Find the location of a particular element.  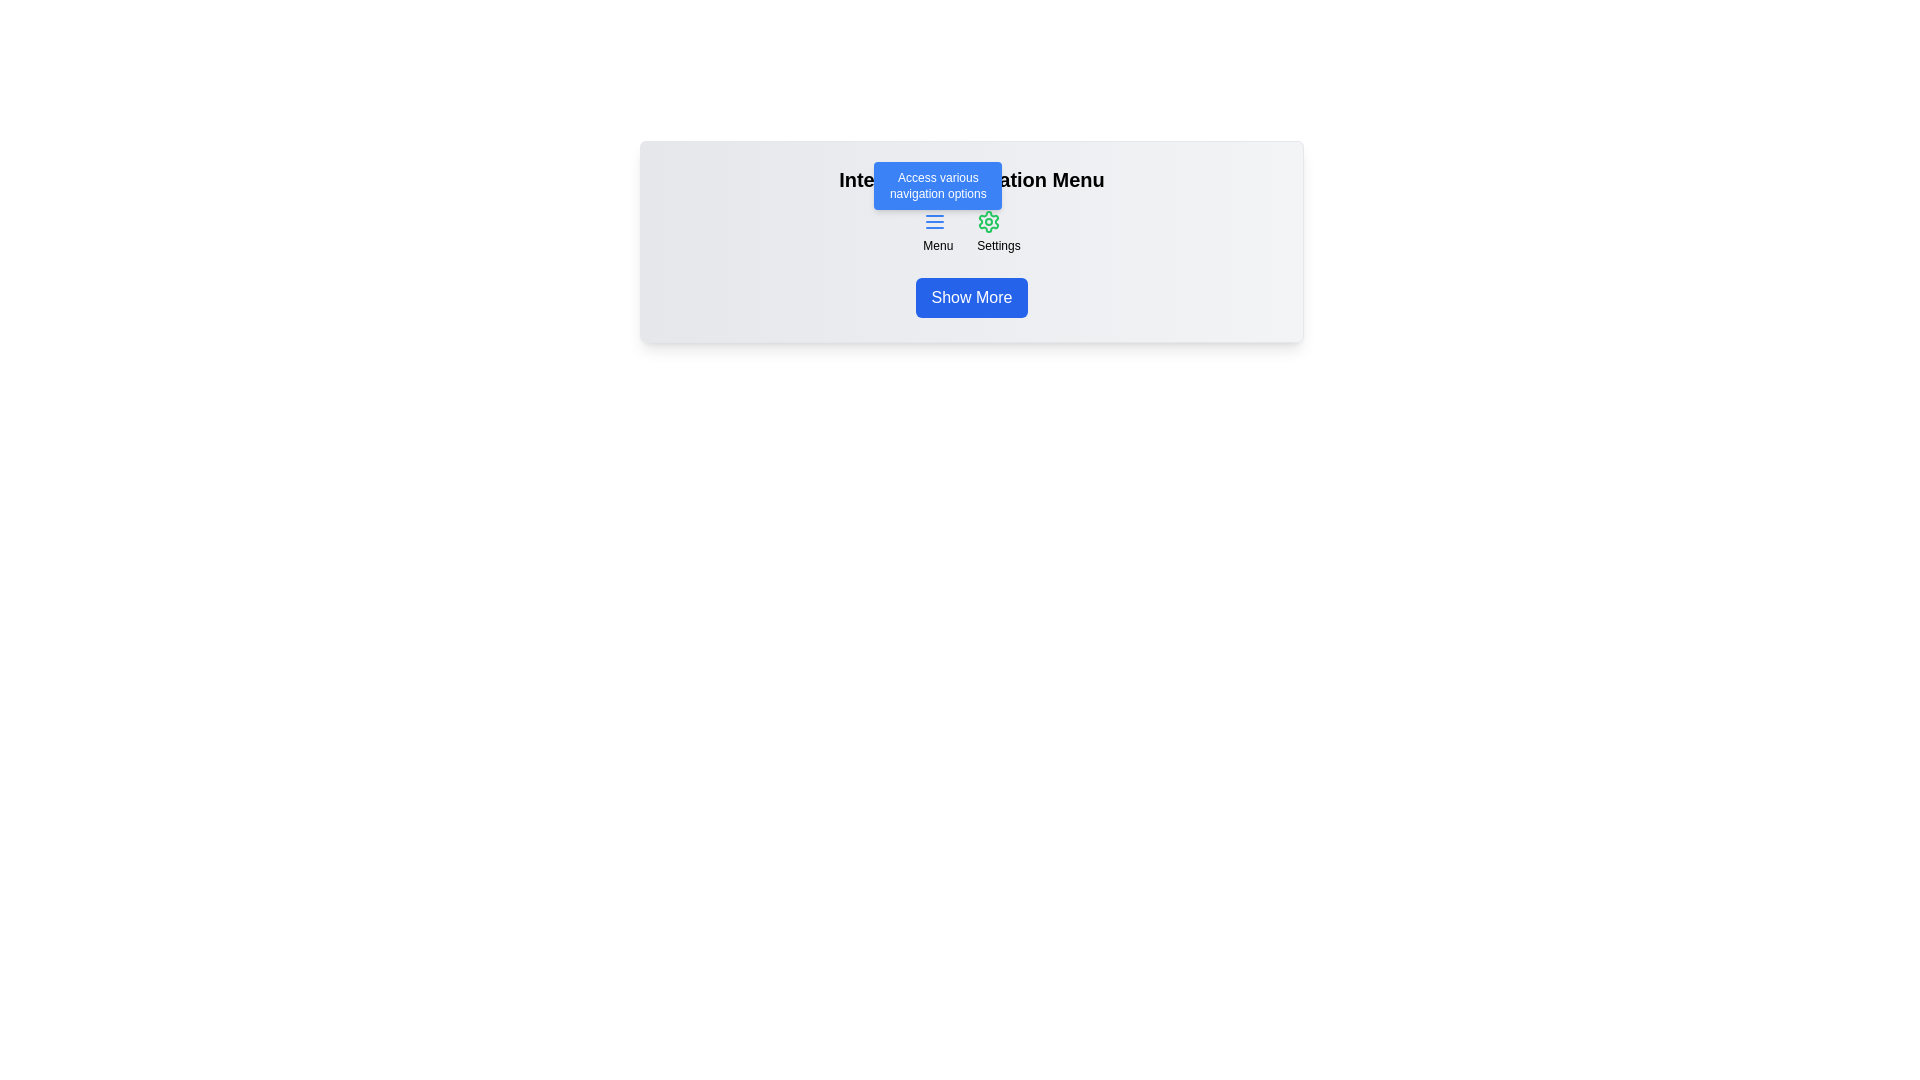

the Menu Button, which is a rectangular UI component with a blue three-line icon and the text label 'Menu' in black is located at coordinates (937, 230).